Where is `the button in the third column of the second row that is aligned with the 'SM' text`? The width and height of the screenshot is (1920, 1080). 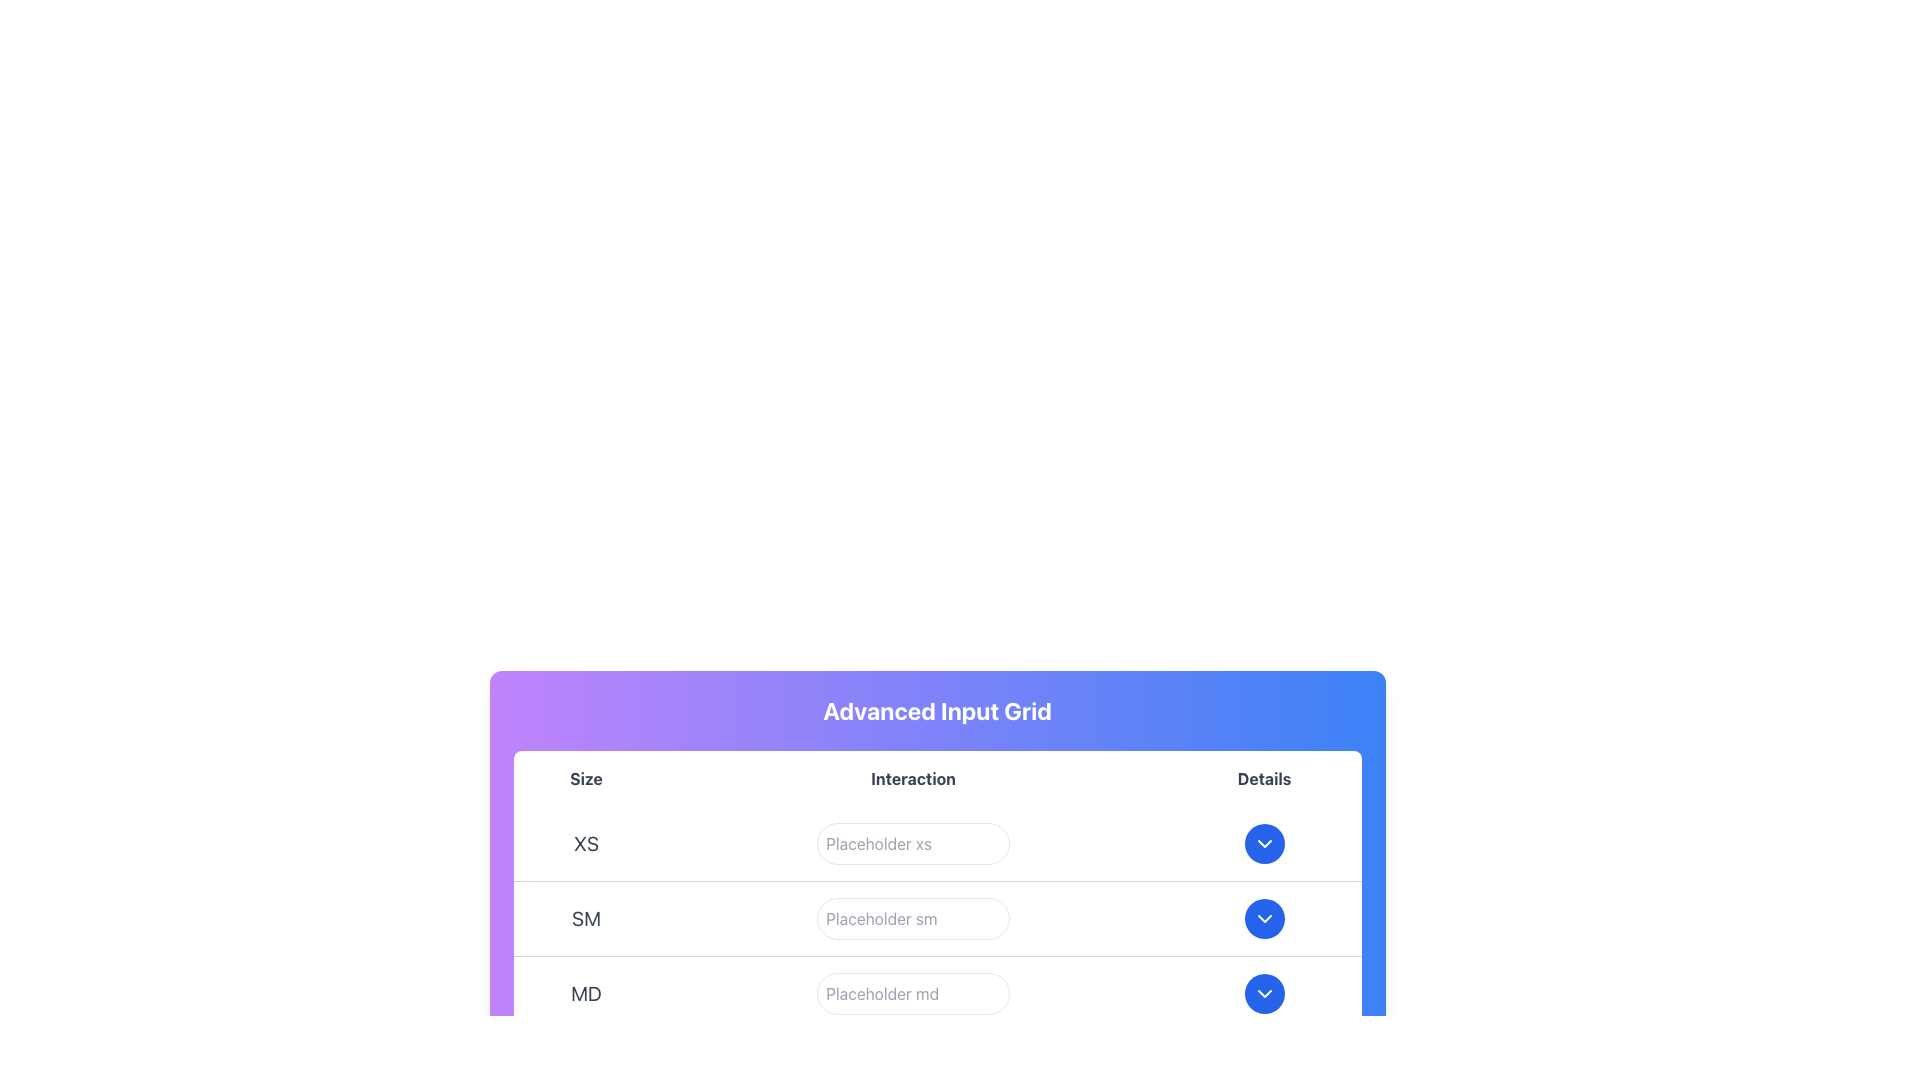 the button in the third column of the second row that is aligned with the 'SM' text is located at coordinates (1263, 918).